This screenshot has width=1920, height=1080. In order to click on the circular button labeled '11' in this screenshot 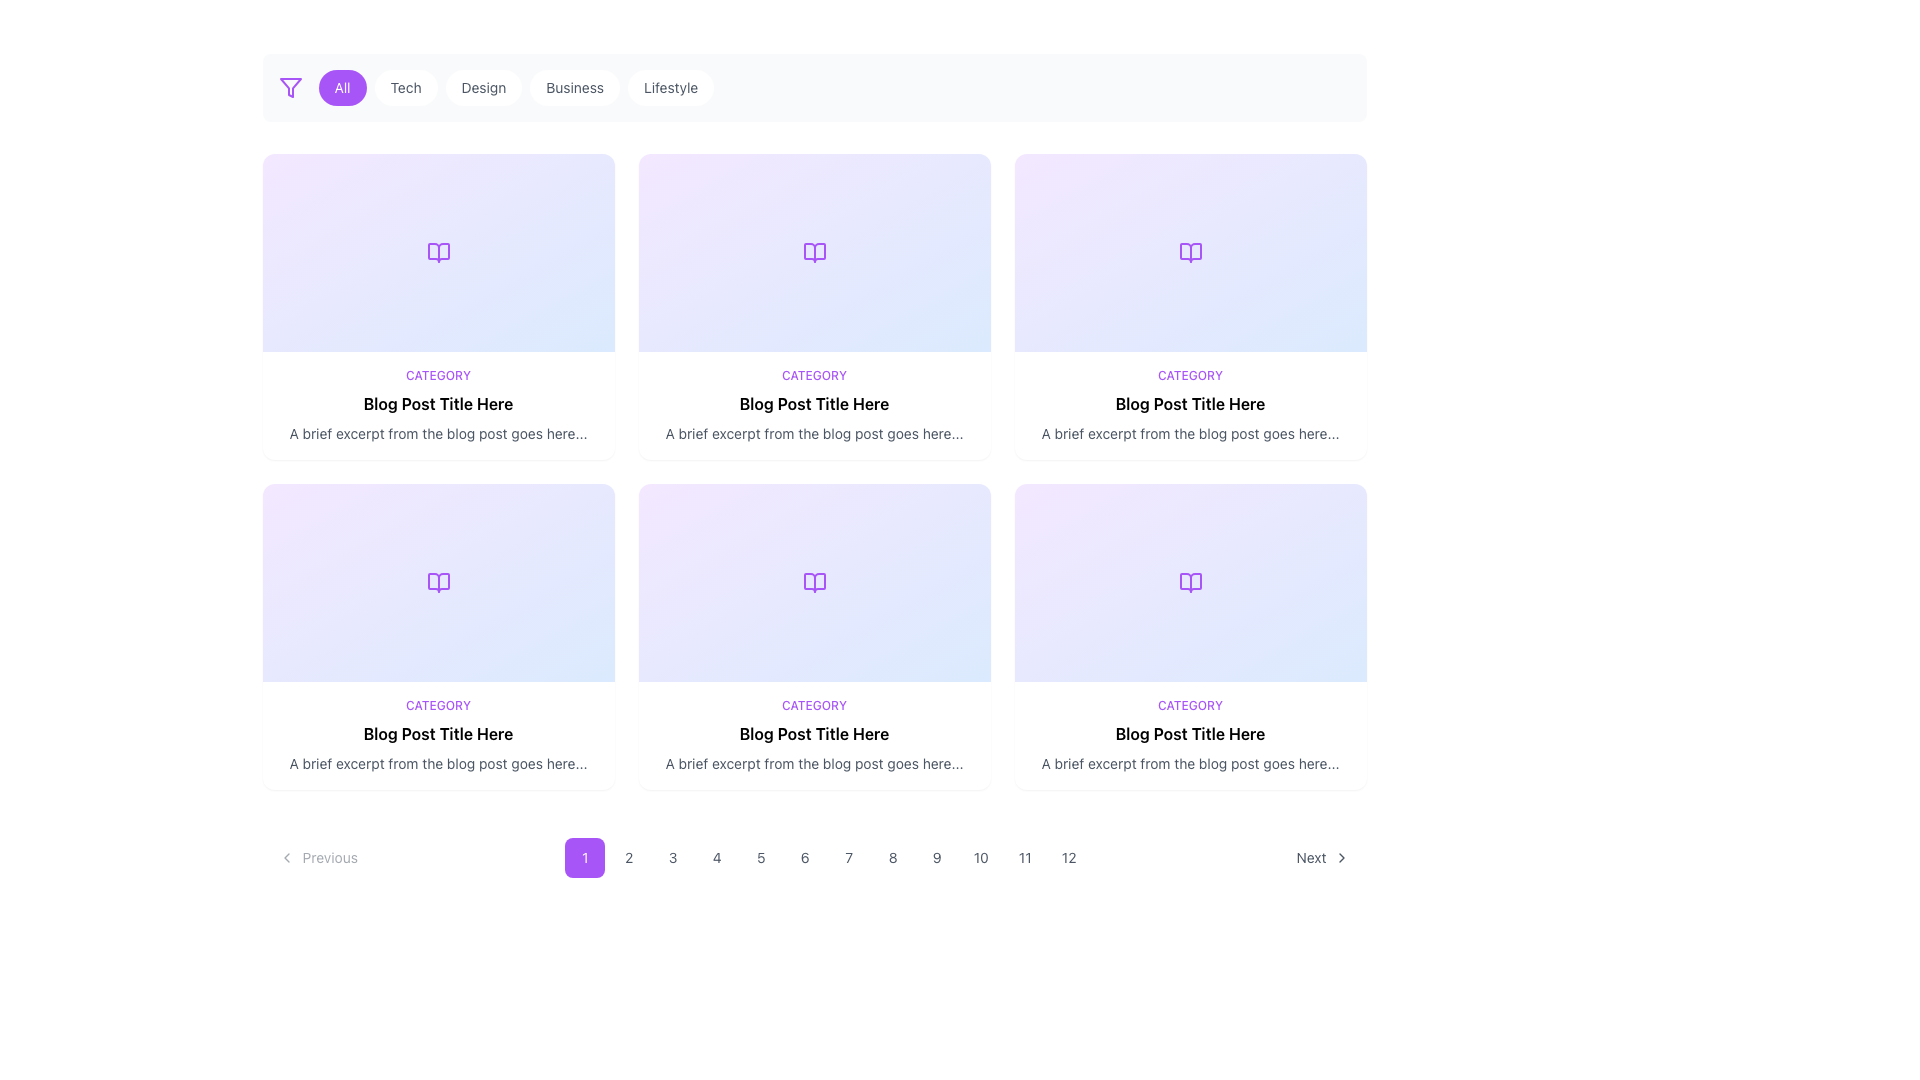, I will do `click(1025, 856)`.